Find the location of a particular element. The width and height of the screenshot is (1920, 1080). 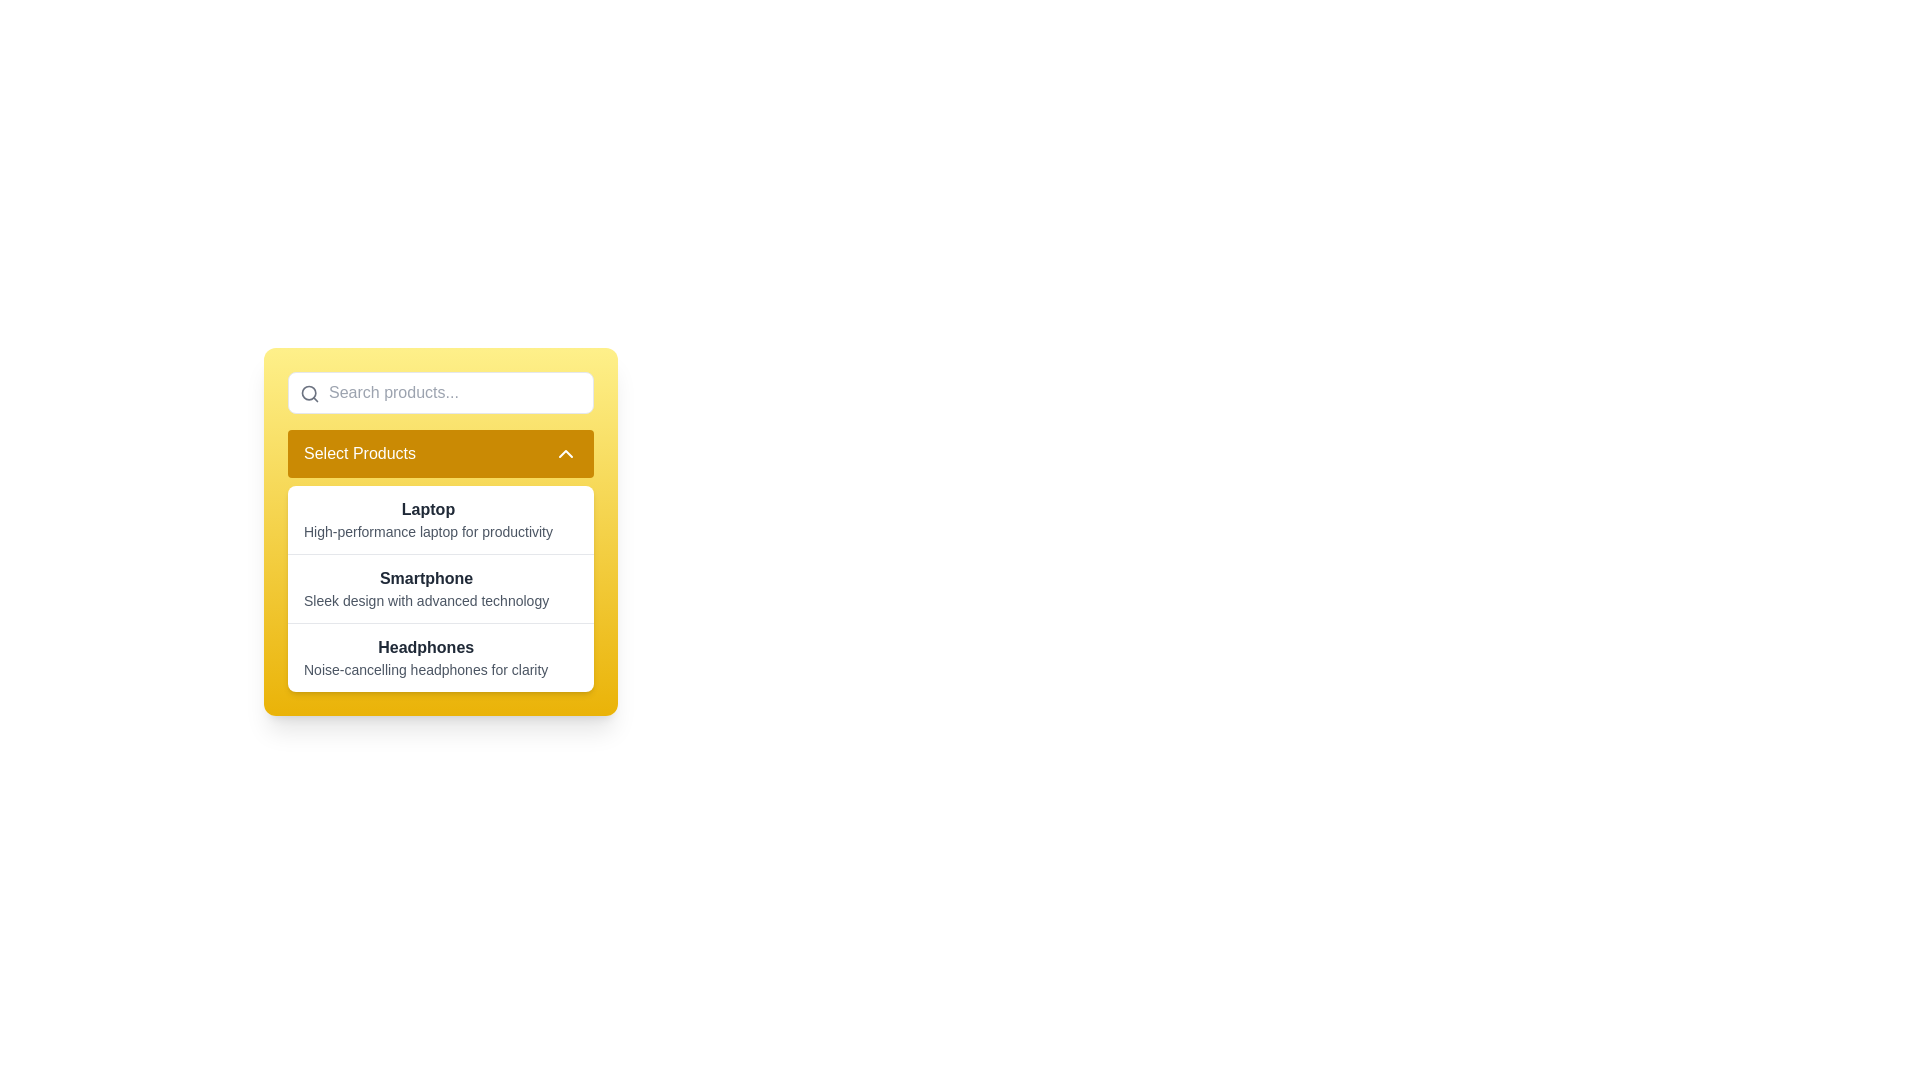

the text label that contains the content 'Sleek design with advanced technology', which is positioned underneath the bold title 'Smartphone' in a vertical list layout is located at coordinates (425, 600).